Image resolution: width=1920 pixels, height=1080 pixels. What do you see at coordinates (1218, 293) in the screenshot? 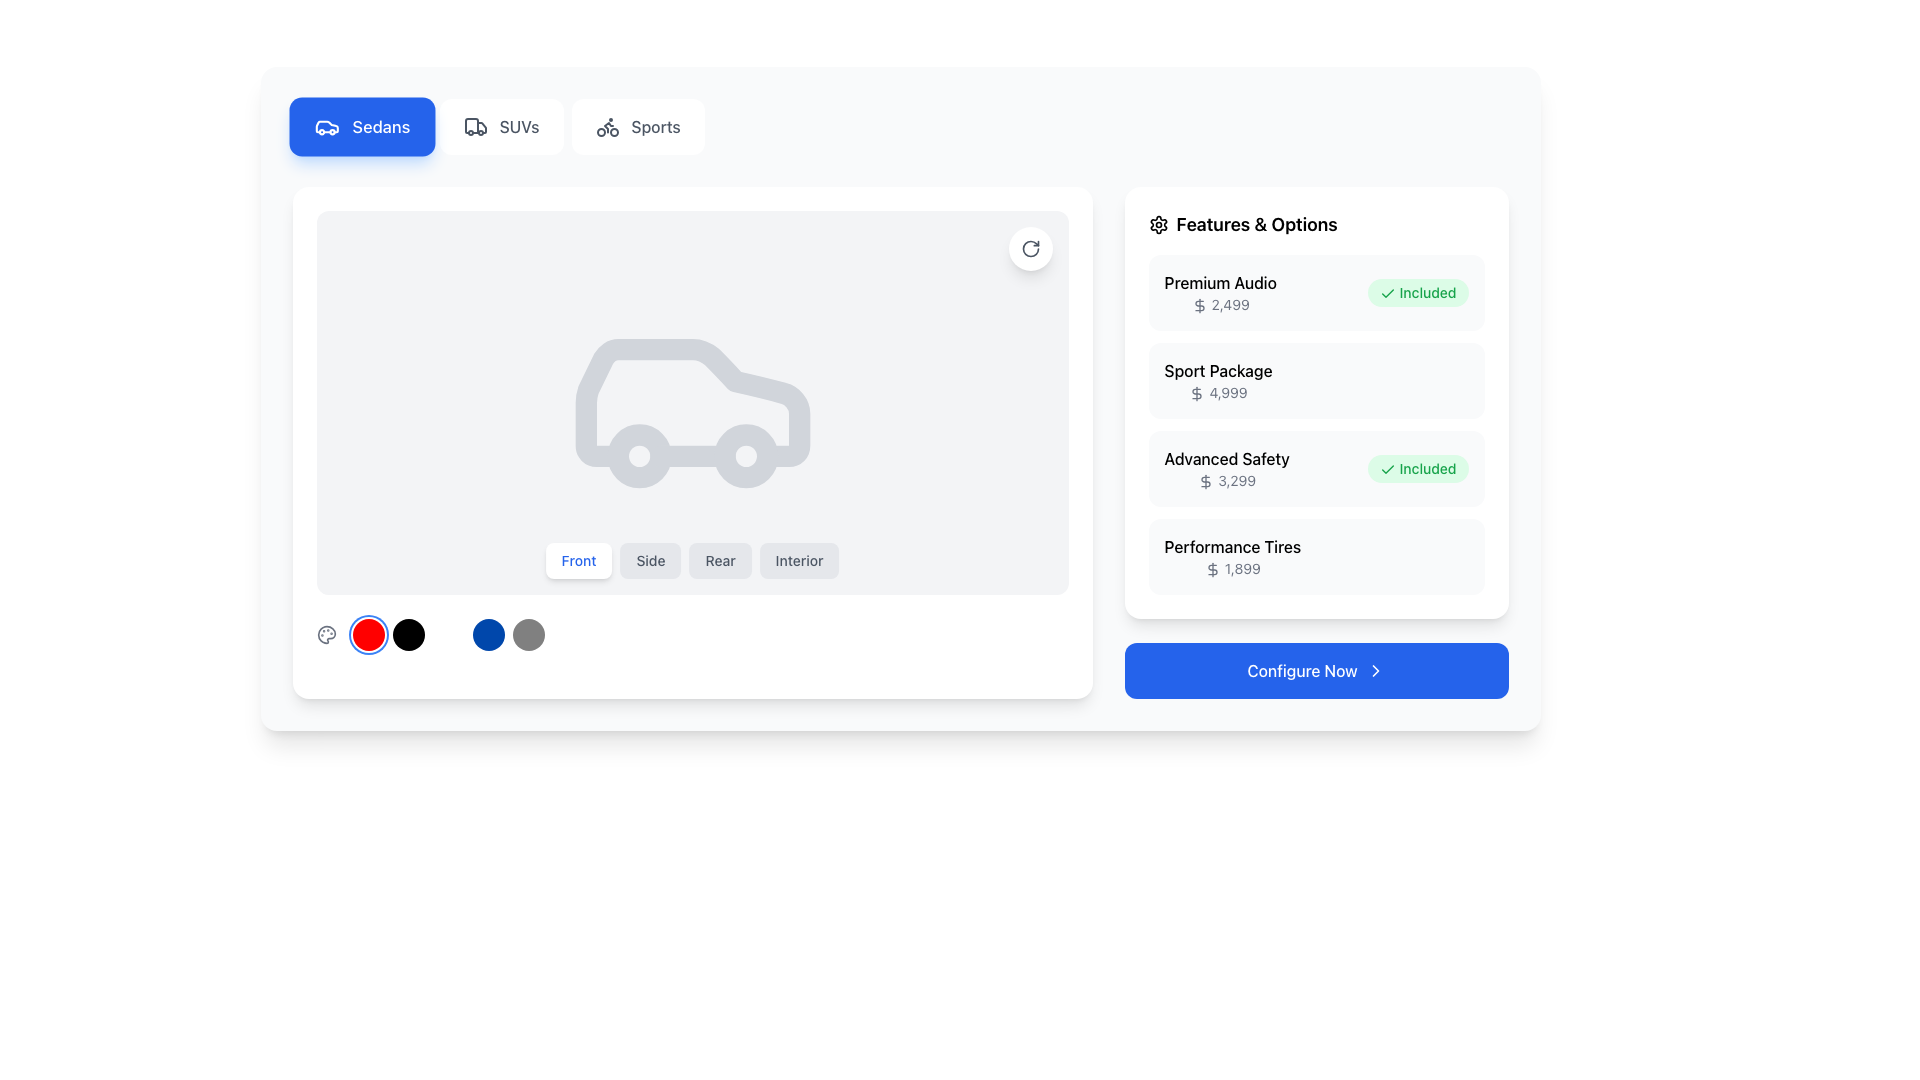
I see `to select the 'Premium Audio' option displayed in the 'Features & Options' section of the interface` at bounding box center [1218, 293].